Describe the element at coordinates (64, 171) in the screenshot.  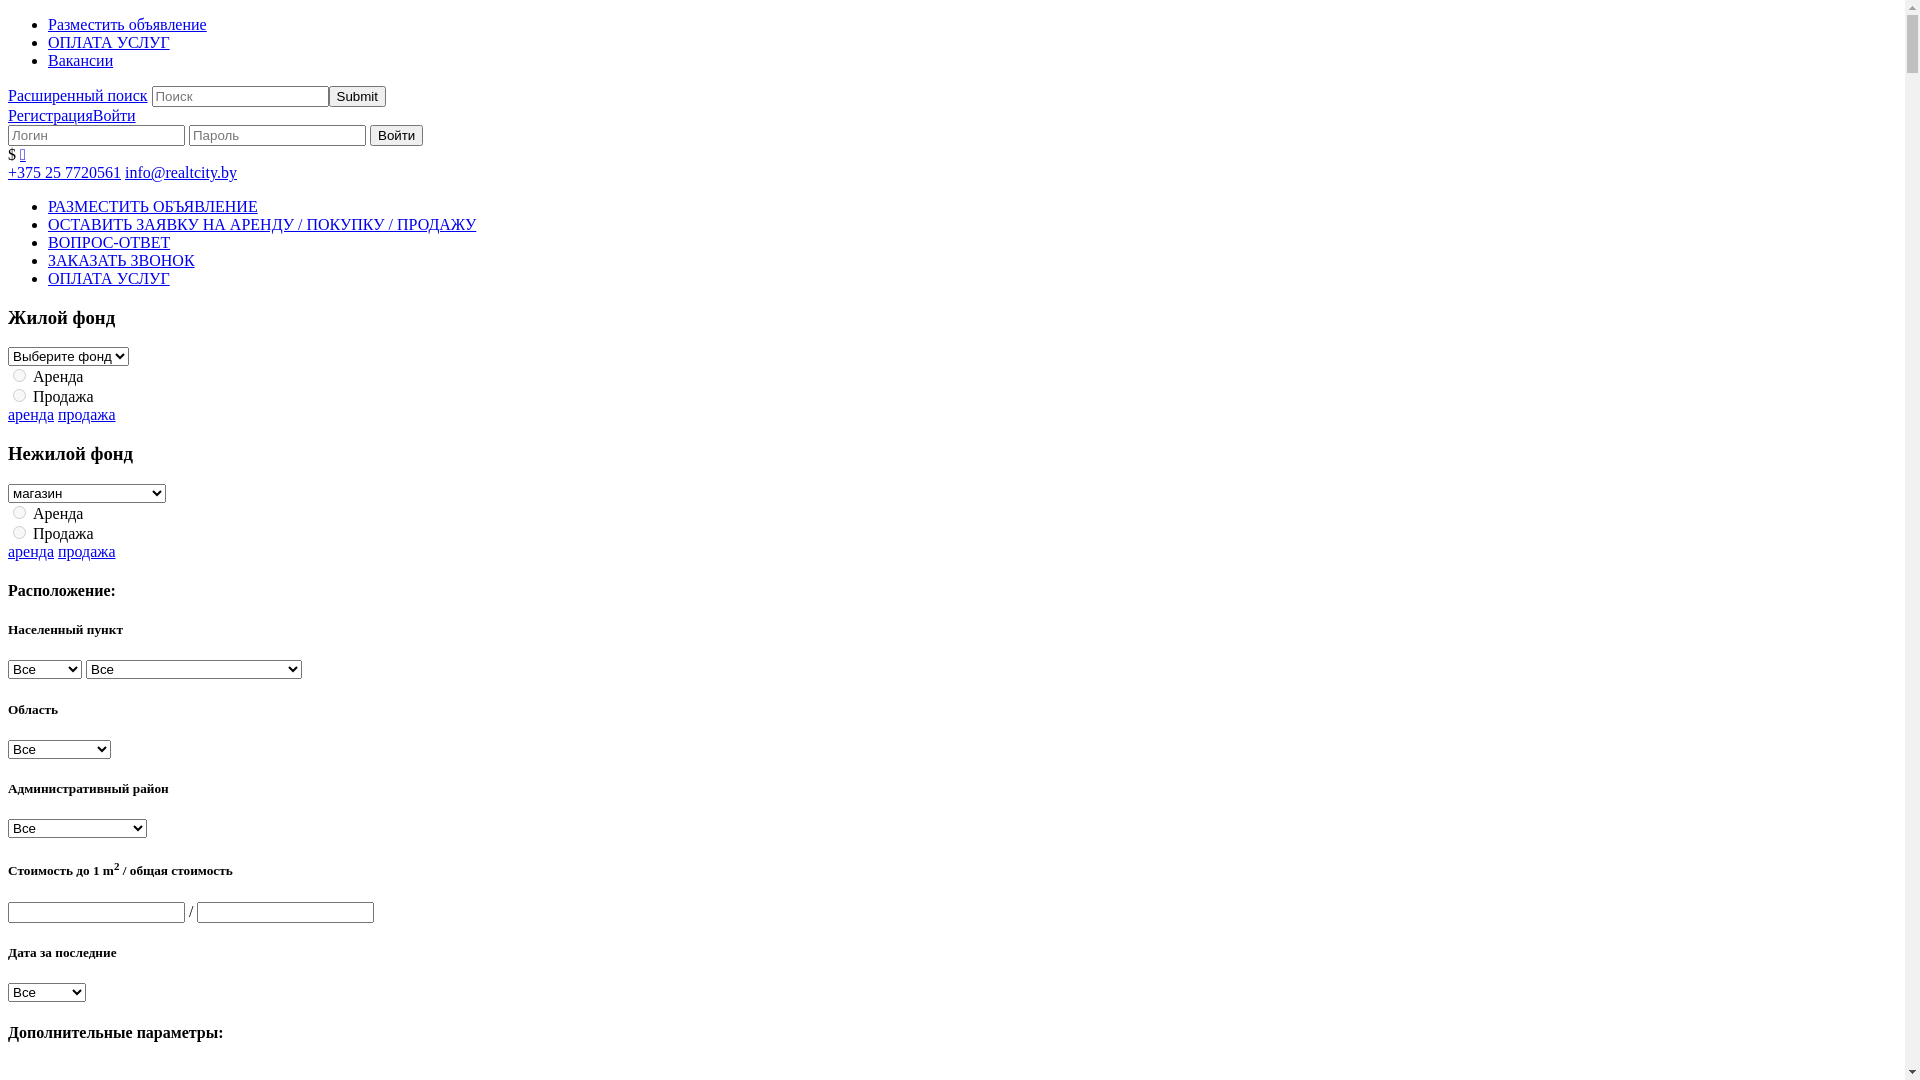
I see `'+375 25 7720561'` at that location.